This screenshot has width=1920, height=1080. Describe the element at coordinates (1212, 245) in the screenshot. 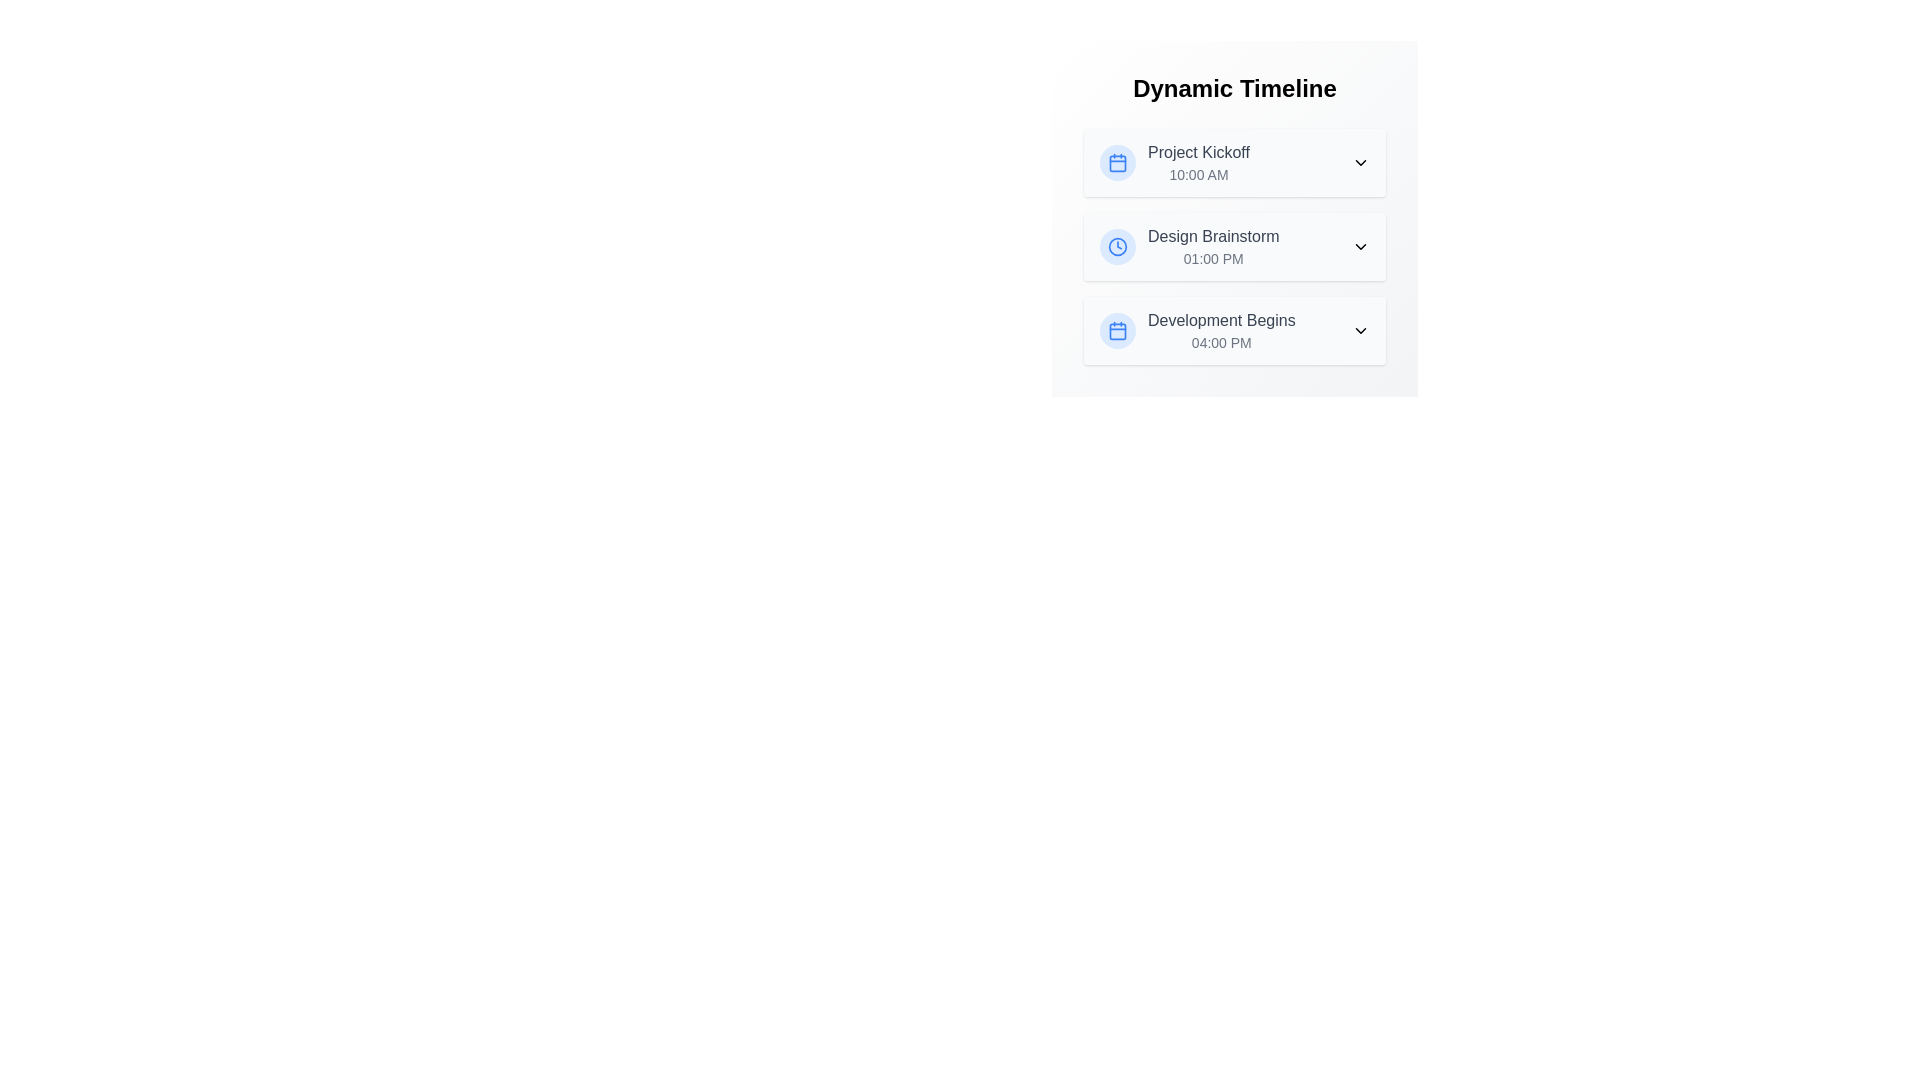

I see `the text label titled 'Design Brainstorm' with the time label '01:00 PM', which is the second item in the vertical list under 'Dynamic Timeline'` at that location.